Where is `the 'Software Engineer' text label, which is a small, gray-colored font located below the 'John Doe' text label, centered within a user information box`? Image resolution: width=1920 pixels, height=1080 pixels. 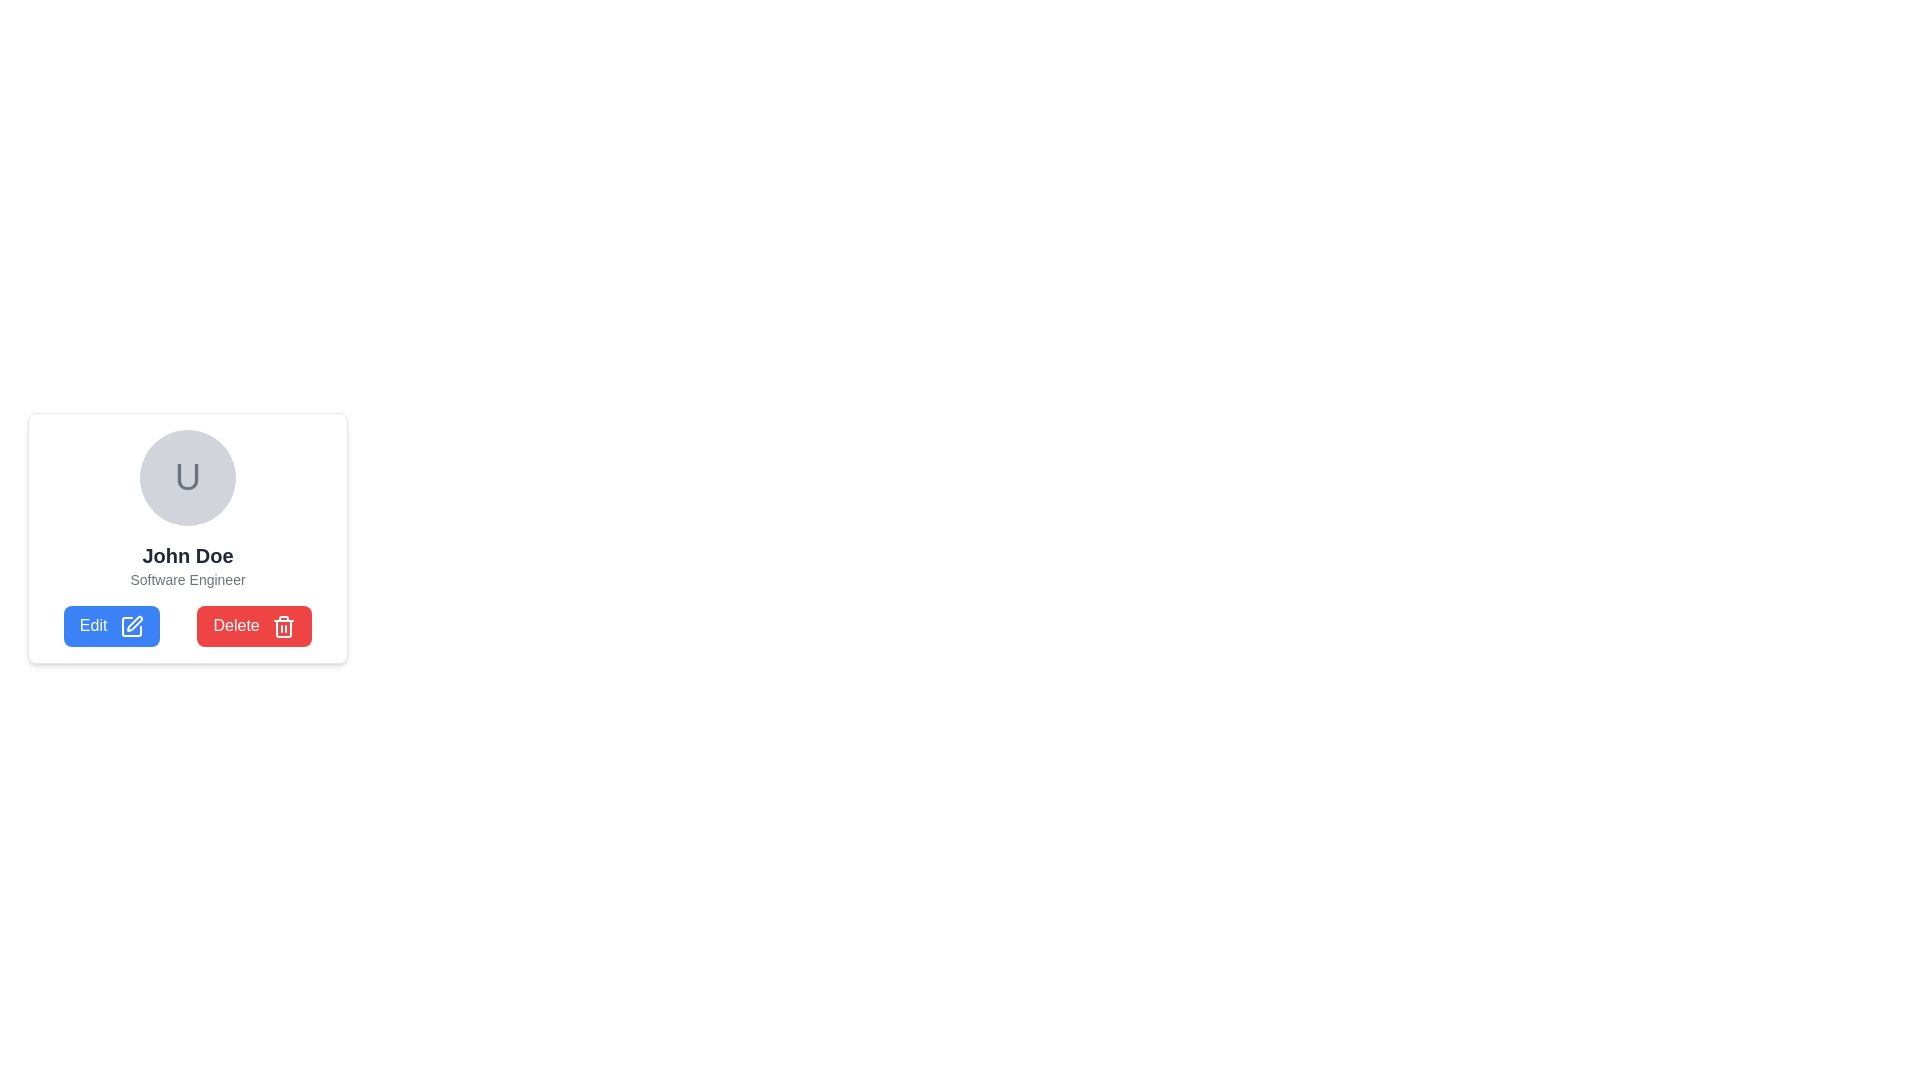 the 'Software Engineer' text label, which is a small, gray-colored font located below the 'John Doe' text label, centered within a user information box is located at coordinates (187, 579).